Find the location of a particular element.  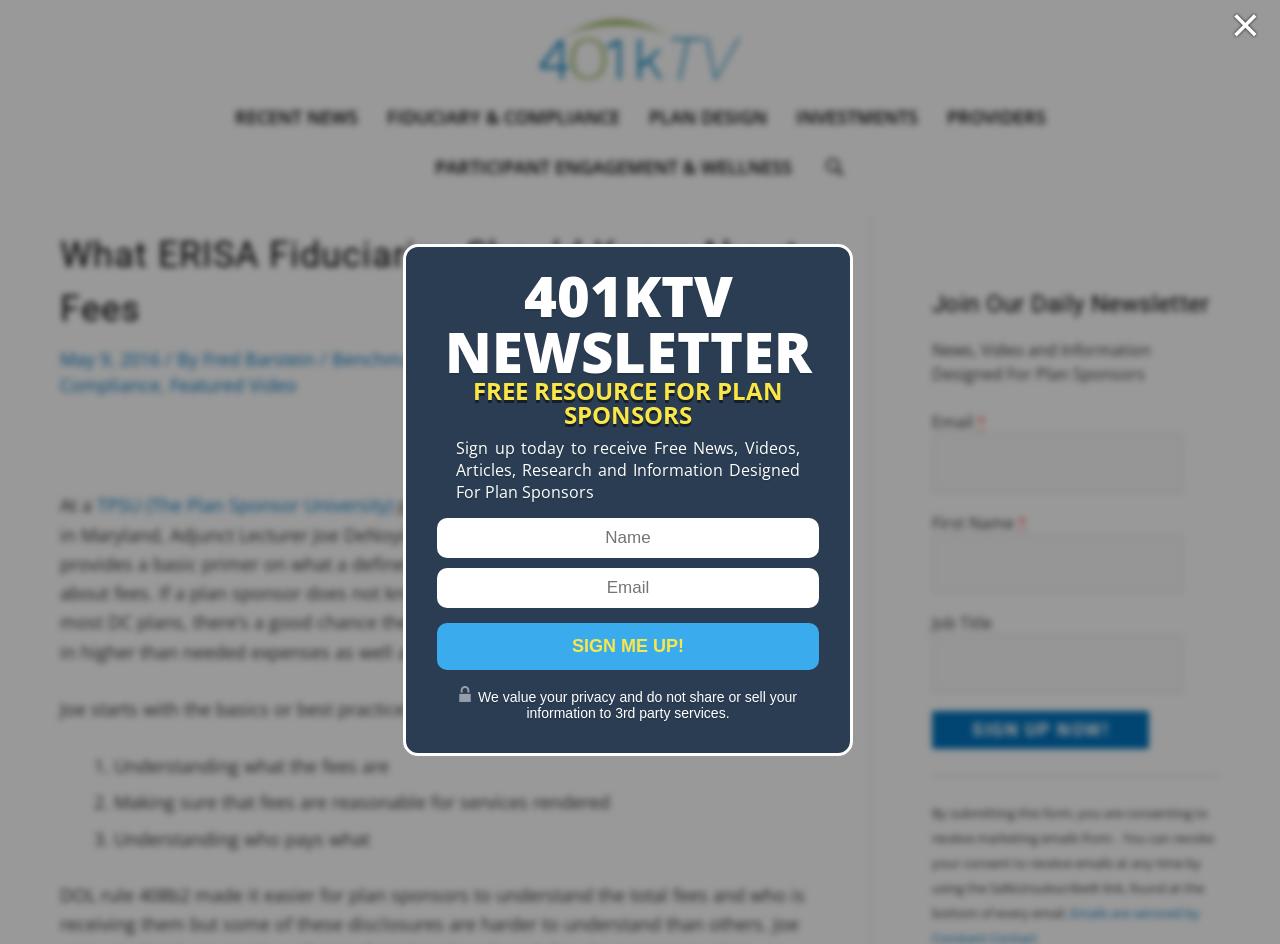

'Fred Barstein' is located at coordinates (203, 357).